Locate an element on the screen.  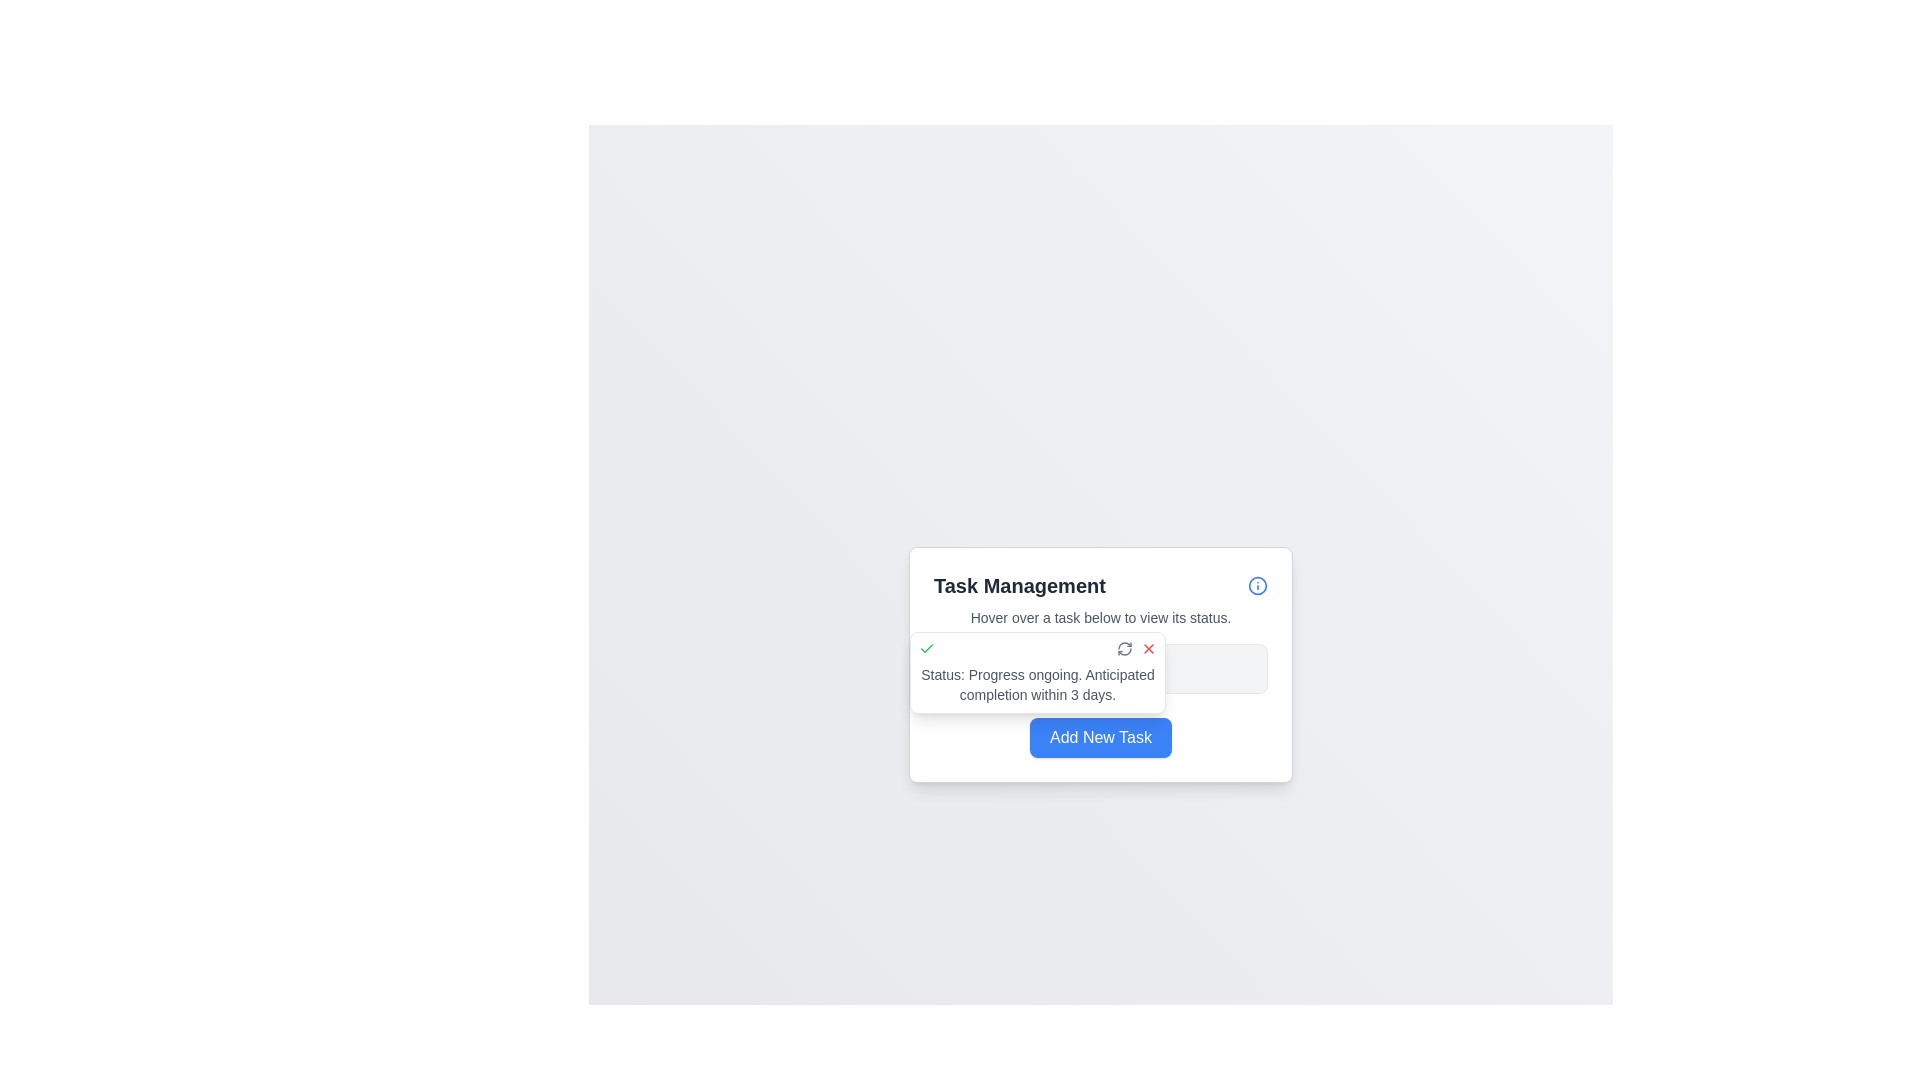
the first icon that signifies a 'completed' or 'success' state, located at the top-left corner of its group, to the left of the circular refresh icon and the 'close' icon is located at coordinates (925, 648).